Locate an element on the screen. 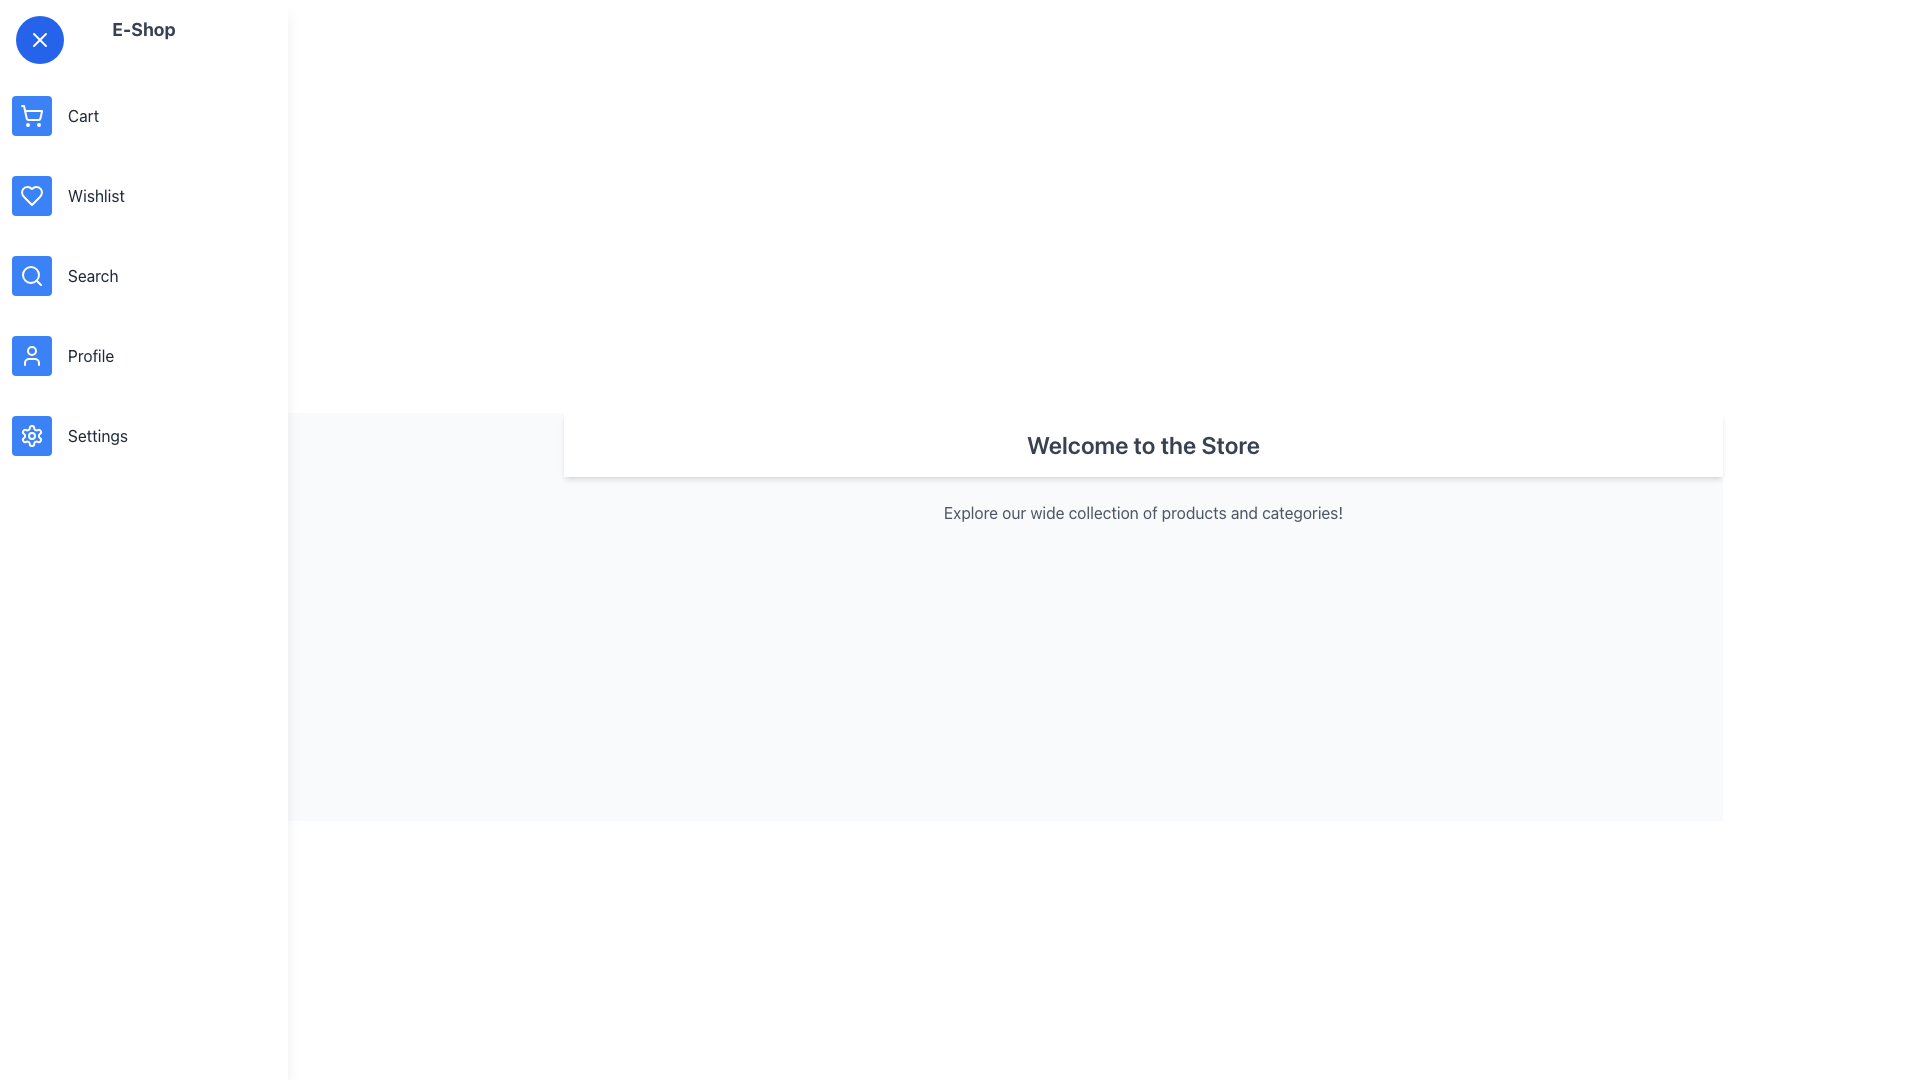 This screenshot has height=1080, width=1920. the magnifying glass icon button with a blue circular background located in the left navigation menu, positioned between 'Wishlist' and 'Profile' is located at coordinates (32, 276).